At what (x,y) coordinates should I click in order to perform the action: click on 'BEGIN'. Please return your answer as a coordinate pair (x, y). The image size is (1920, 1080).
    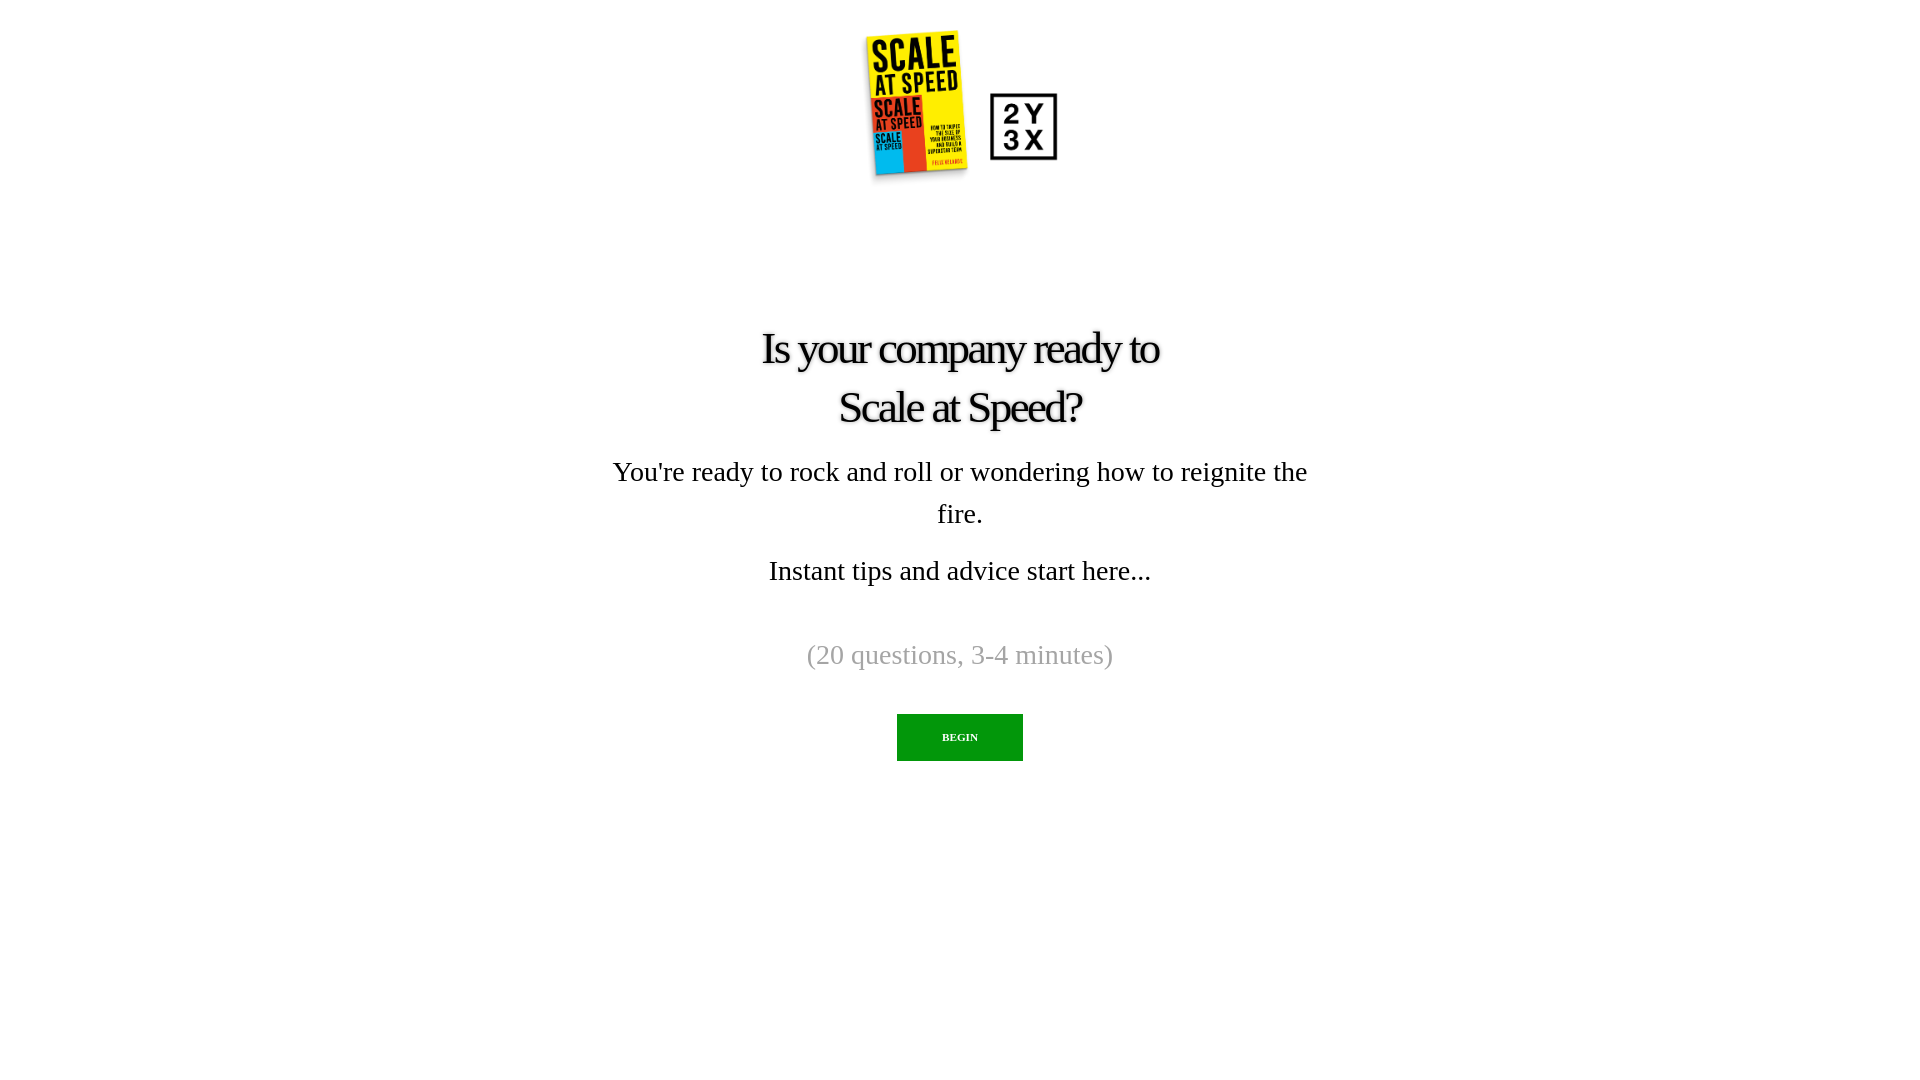
    Looking at the image, I should click on (960, 737).